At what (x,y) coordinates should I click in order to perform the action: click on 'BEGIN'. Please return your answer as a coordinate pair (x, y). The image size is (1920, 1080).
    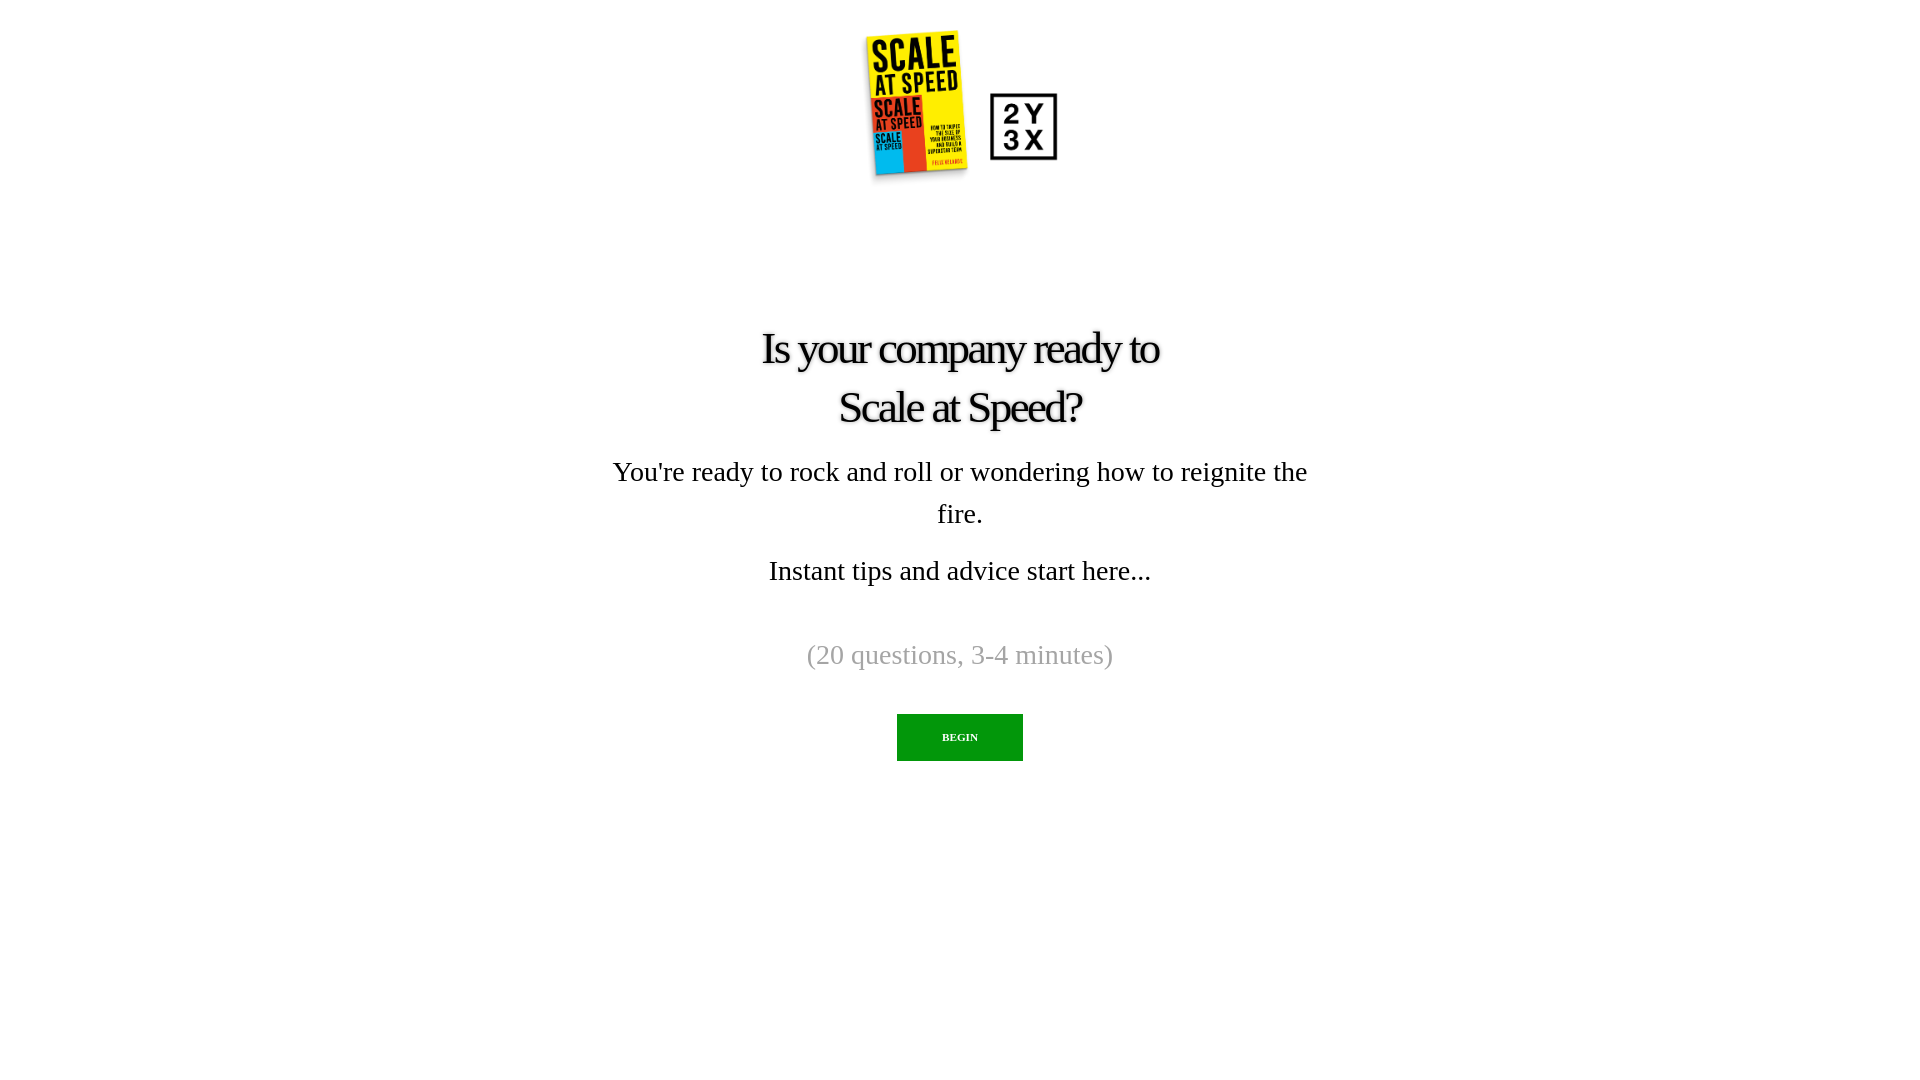
    Looking at the image, I should click on (960, 737).